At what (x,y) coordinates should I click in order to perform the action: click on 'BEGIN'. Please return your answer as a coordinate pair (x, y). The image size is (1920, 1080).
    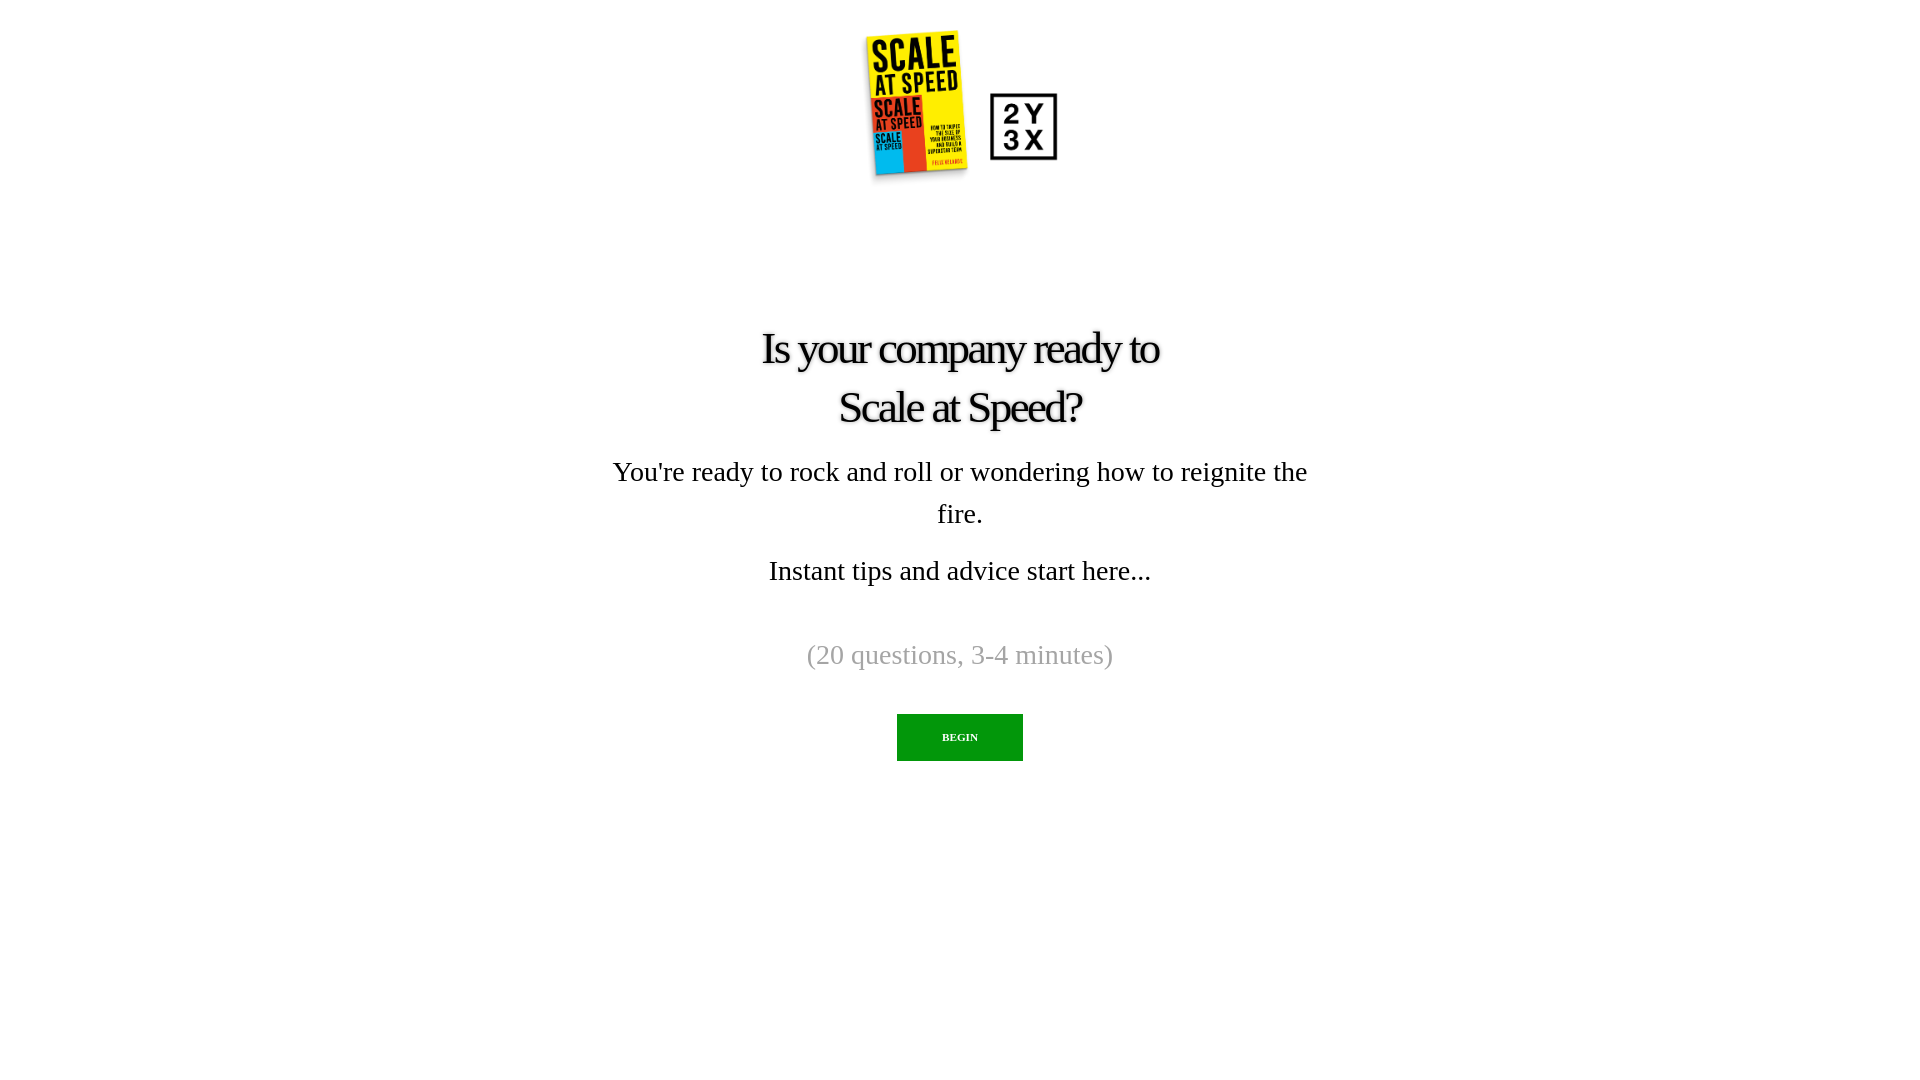
    Looking at the image, I should click on (960, 737).